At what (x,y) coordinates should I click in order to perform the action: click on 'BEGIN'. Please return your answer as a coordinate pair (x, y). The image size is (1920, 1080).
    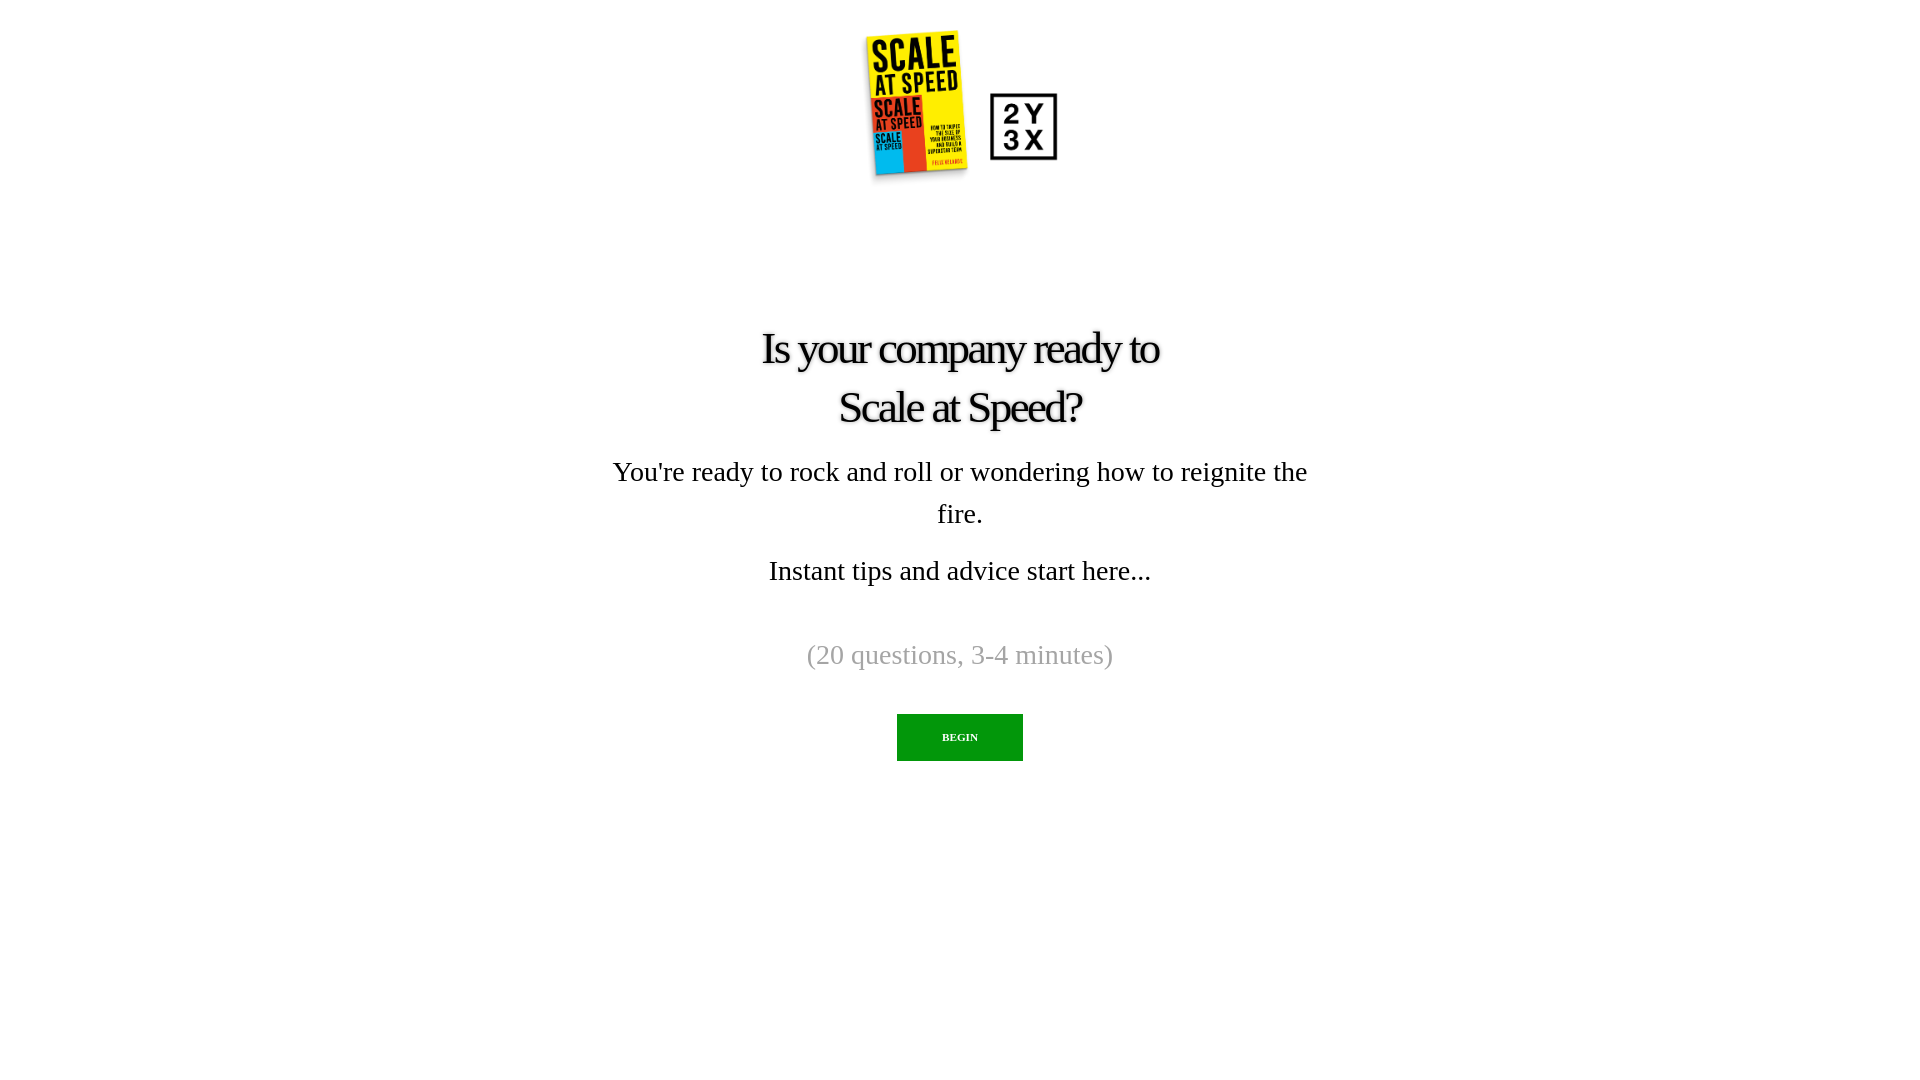
    Looking at the image, I should click on (960, 737).